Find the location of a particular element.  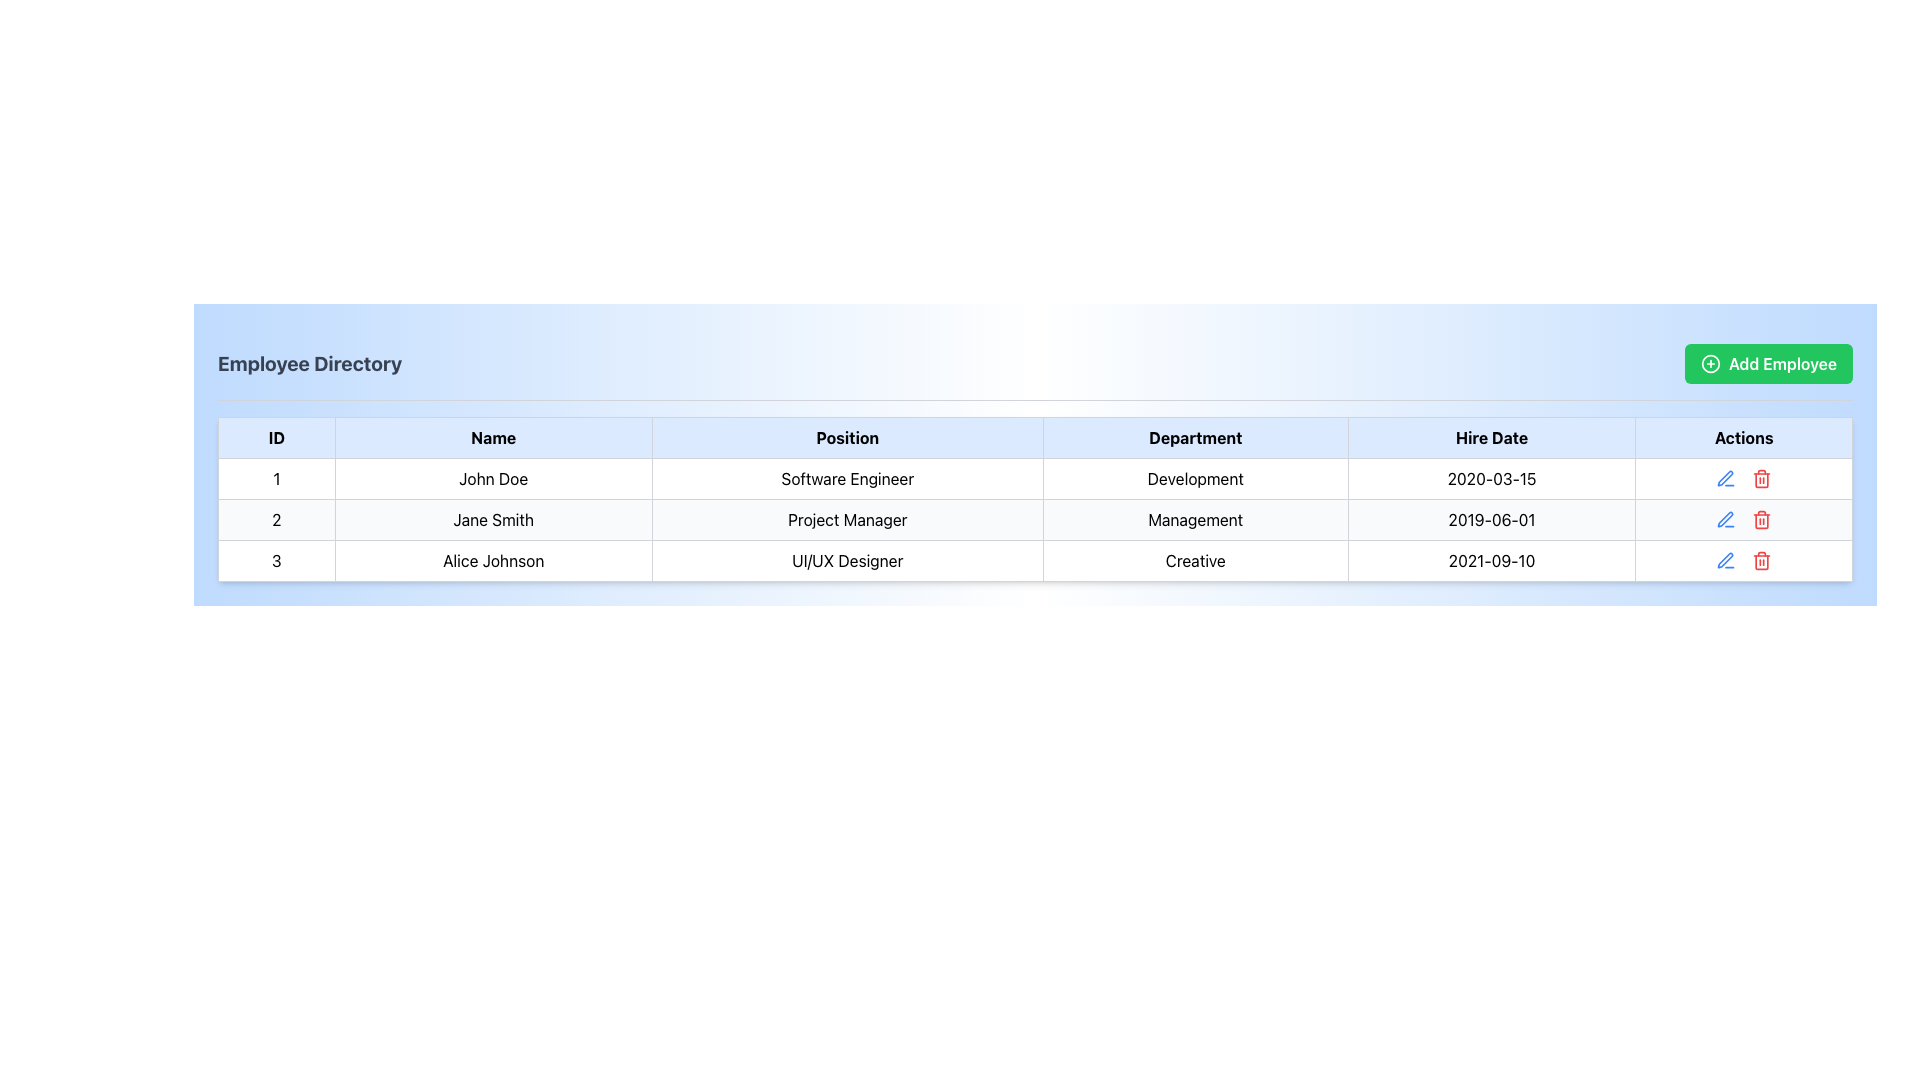

the Text block displaying 'Jane Smith' in the second row of the table under the 'Name' column is located at coordinates (493, 519).